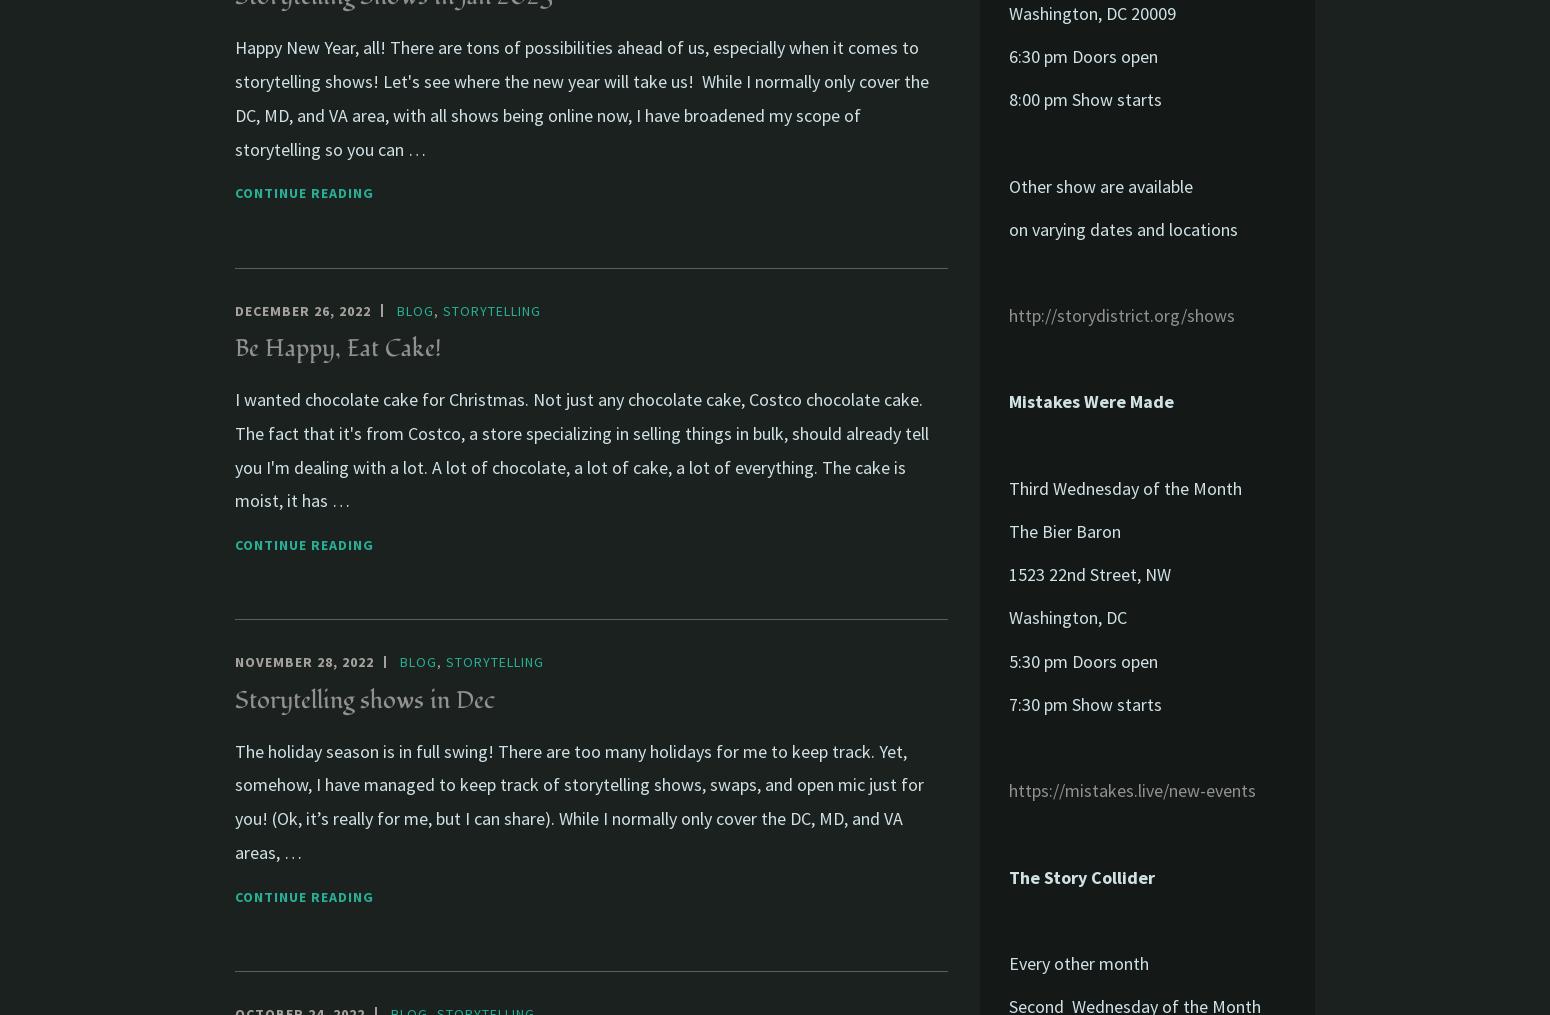 The width and height of the screenshot is (1550, 1015). What do you see at coordinates (234, 308) in the screenshot?
I see `'December 26, 2022'` at bounding box center [234, 308].